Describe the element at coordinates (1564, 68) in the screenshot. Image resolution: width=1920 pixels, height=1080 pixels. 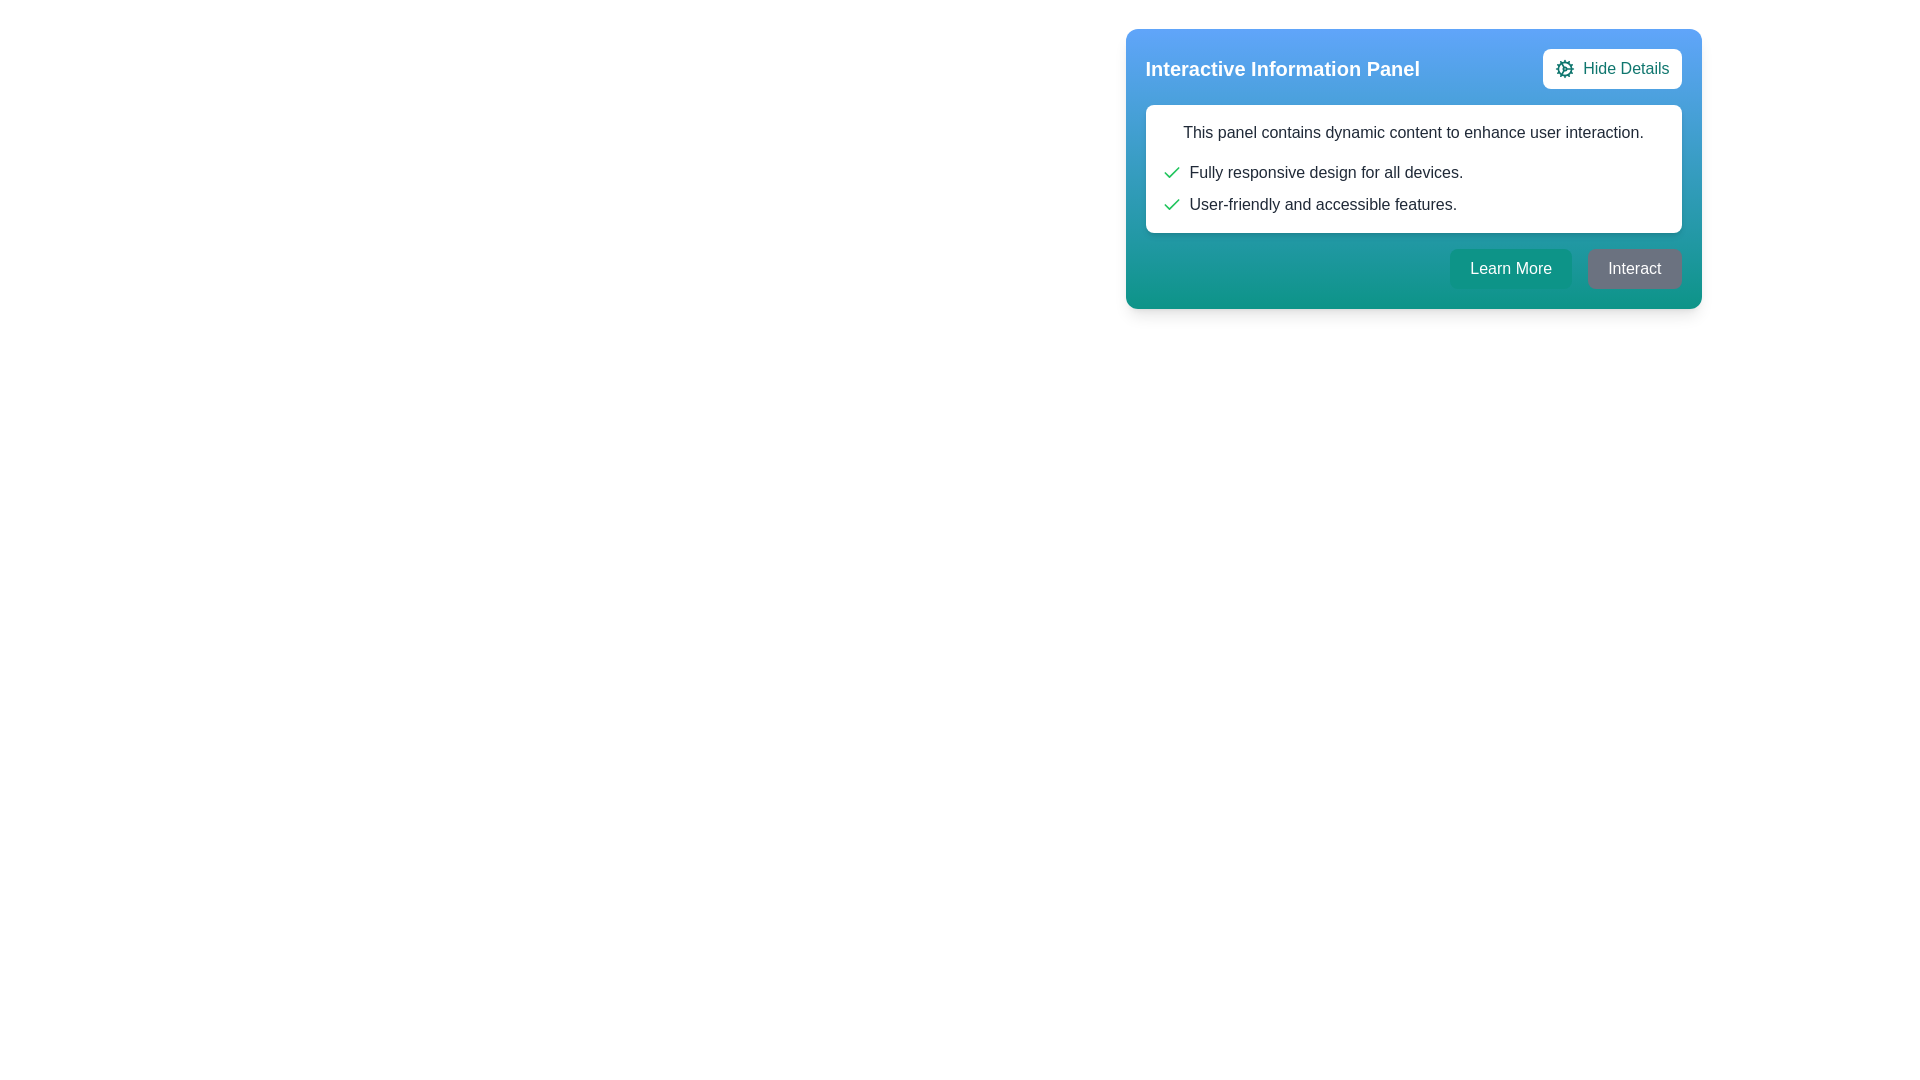
I see `the settings icon located at the top-right corner of the 'Interactive Information Panel', next to the 'Hide Details' text` at that location.